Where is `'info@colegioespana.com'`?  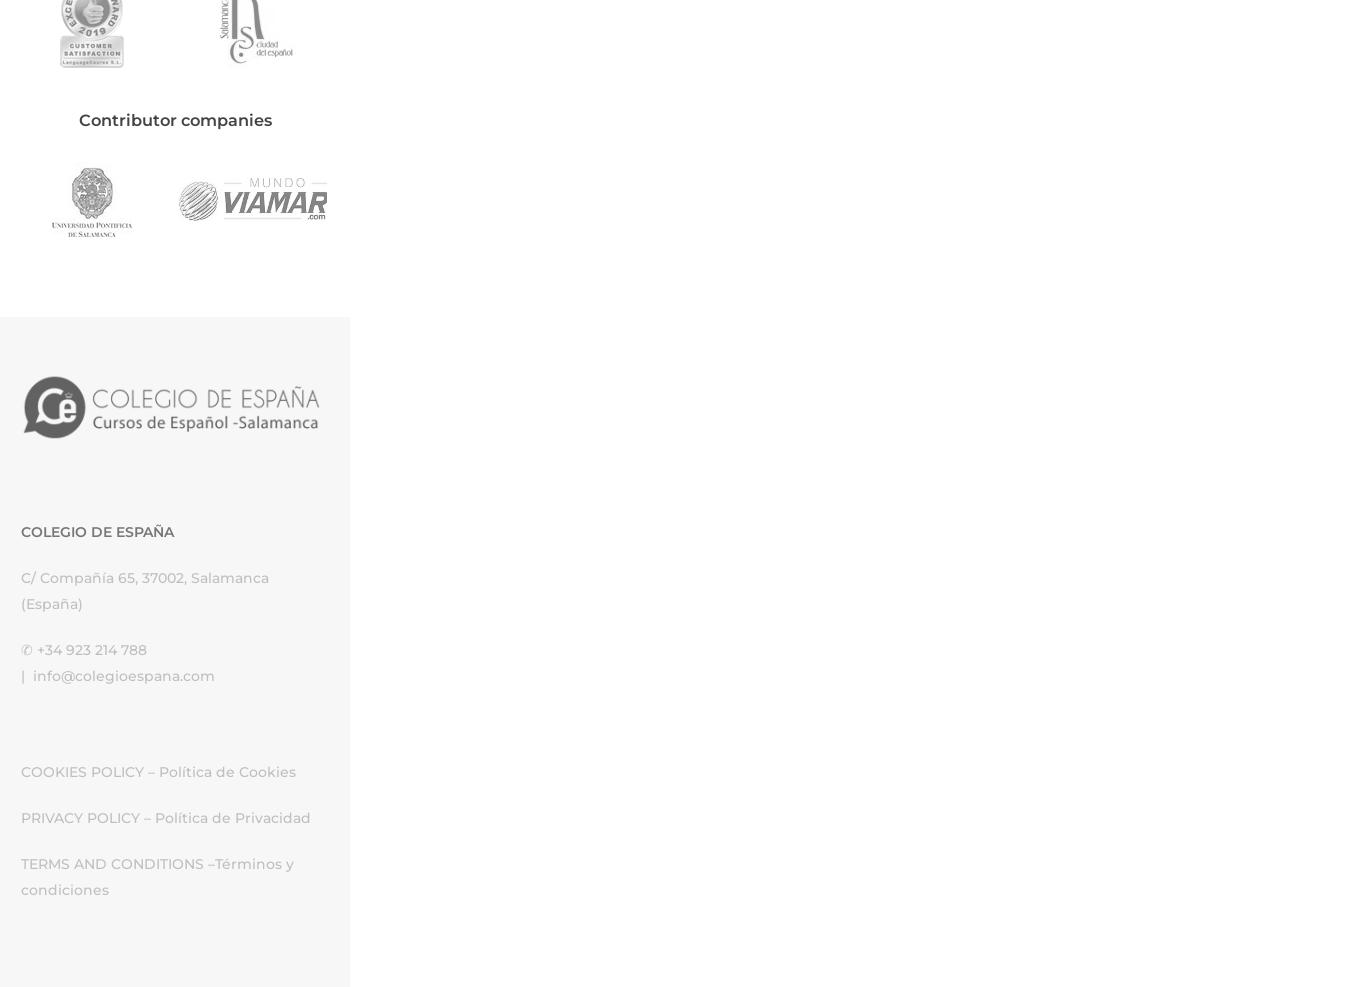 'info@colegioespana.com' is located at coordinates (123, 675).